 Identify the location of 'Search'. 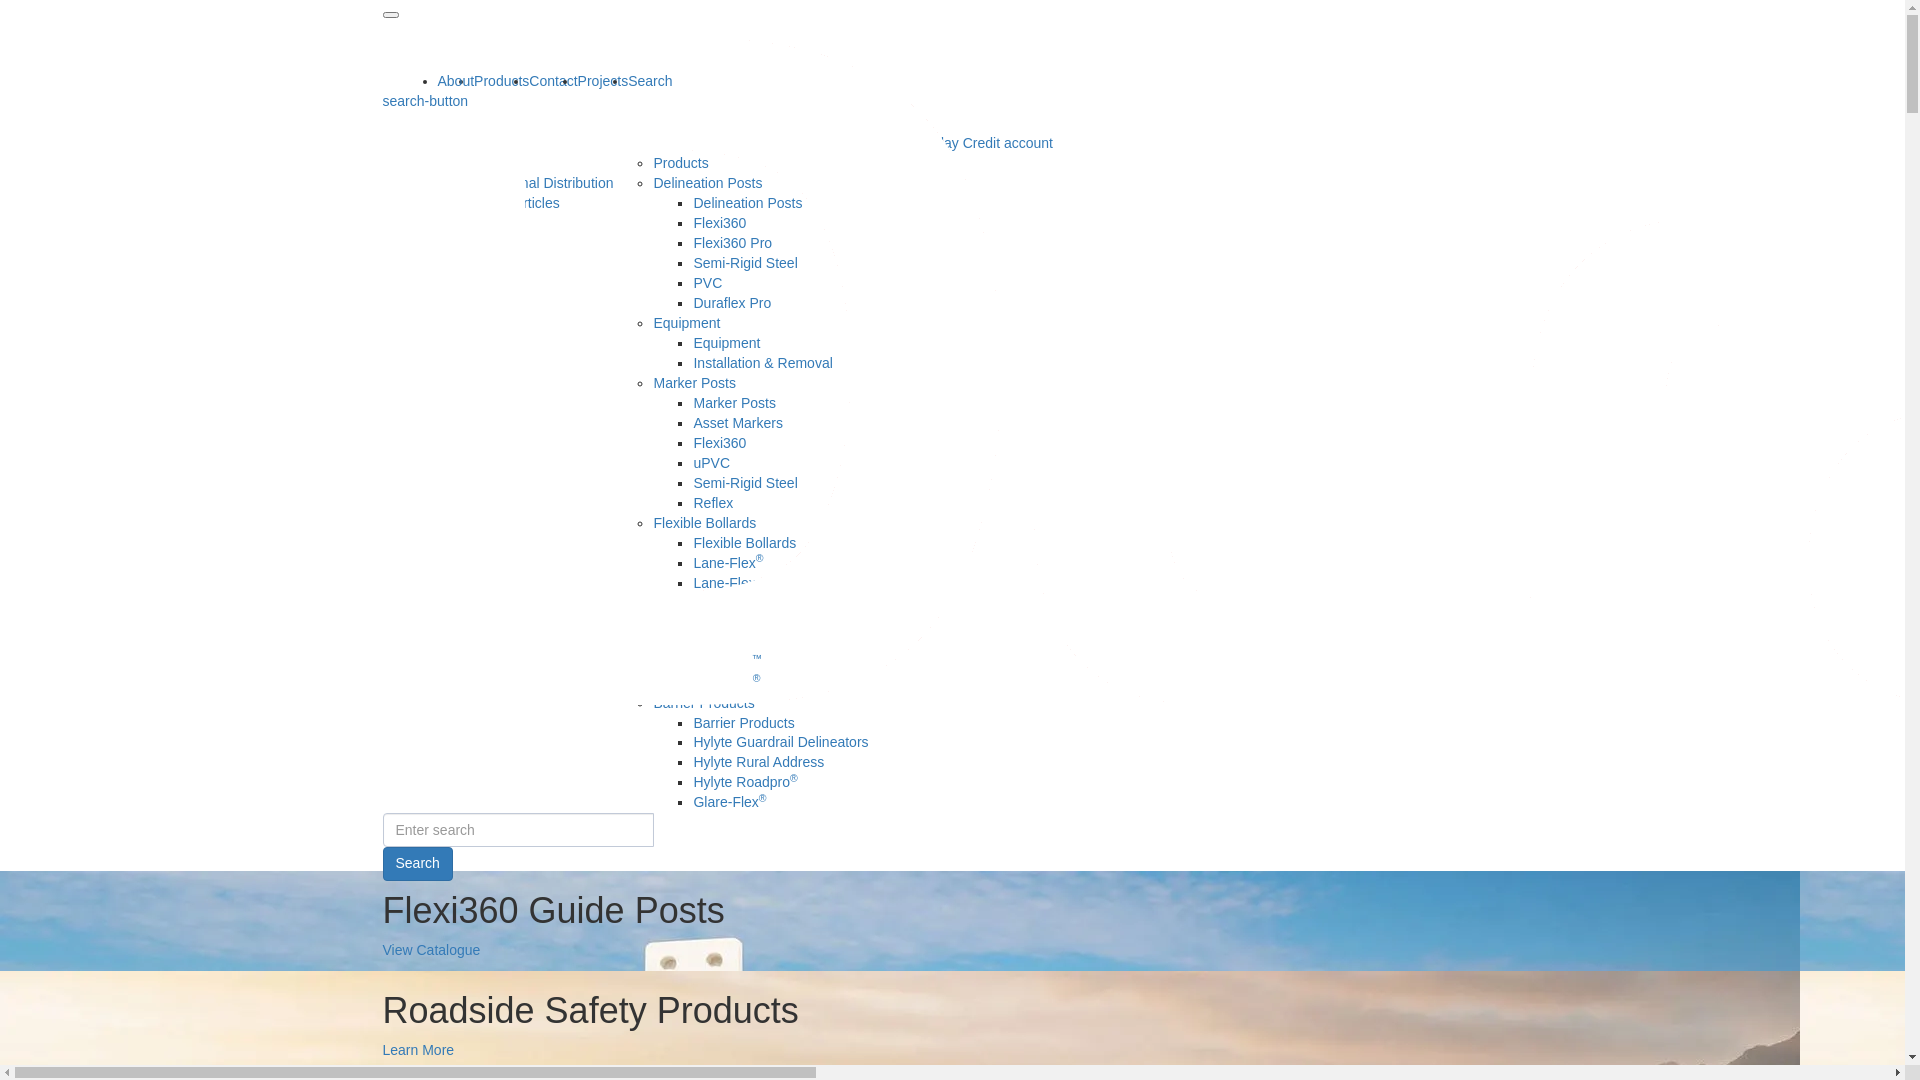
(649, 80).